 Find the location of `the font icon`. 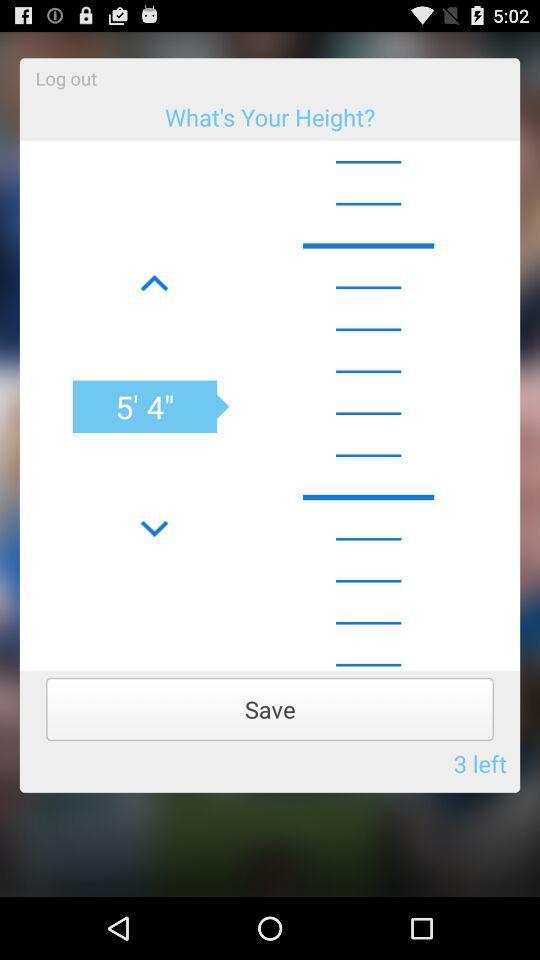

the font icon is located at coordinates (153, 302).